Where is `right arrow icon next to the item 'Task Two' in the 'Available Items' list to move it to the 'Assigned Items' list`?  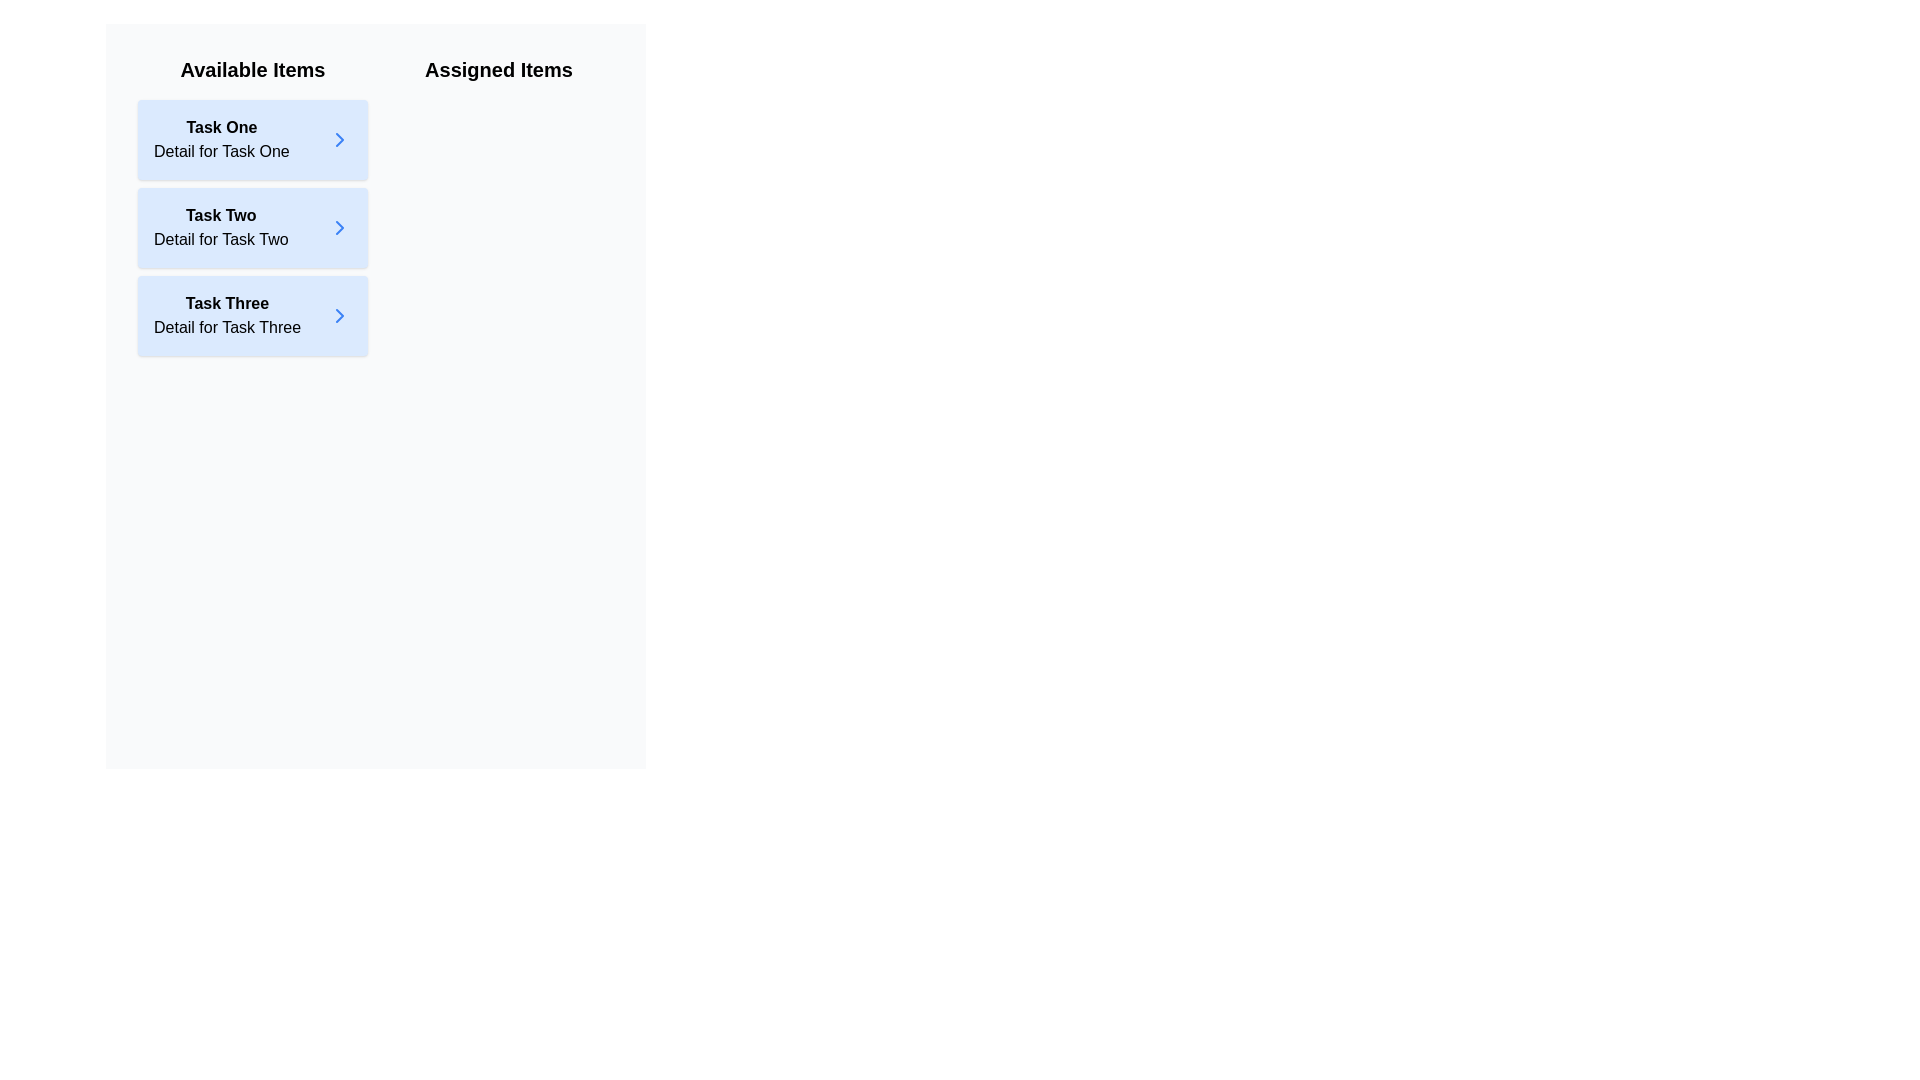
right arrow icon next to the item 'Task Two' in the 'Available Items' list to move it to the 'Assigned Items' list is located at coordinates (340, 226).